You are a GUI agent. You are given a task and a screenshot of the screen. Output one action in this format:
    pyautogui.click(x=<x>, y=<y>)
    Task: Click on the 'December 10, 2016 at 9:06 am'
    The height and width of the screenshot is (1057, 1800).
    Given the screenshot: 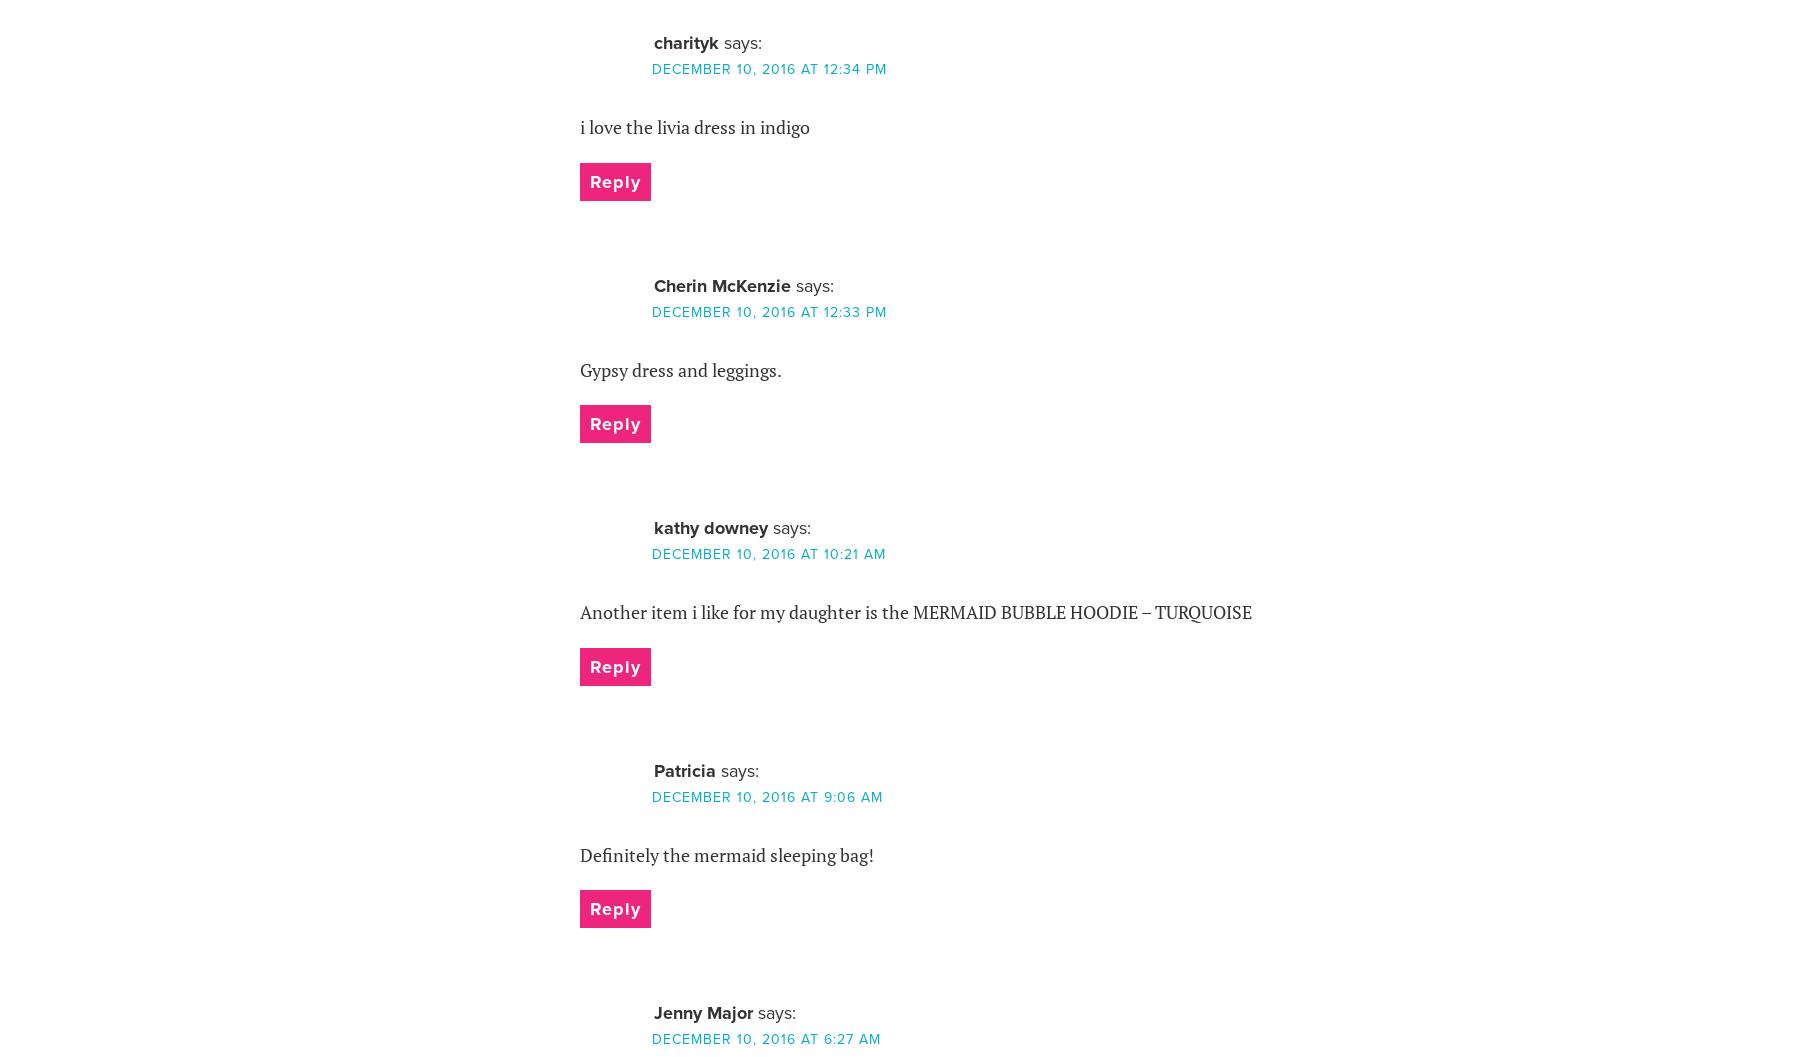 What is the action you would take?
    pyautogui.click(x=765, y=796)
    